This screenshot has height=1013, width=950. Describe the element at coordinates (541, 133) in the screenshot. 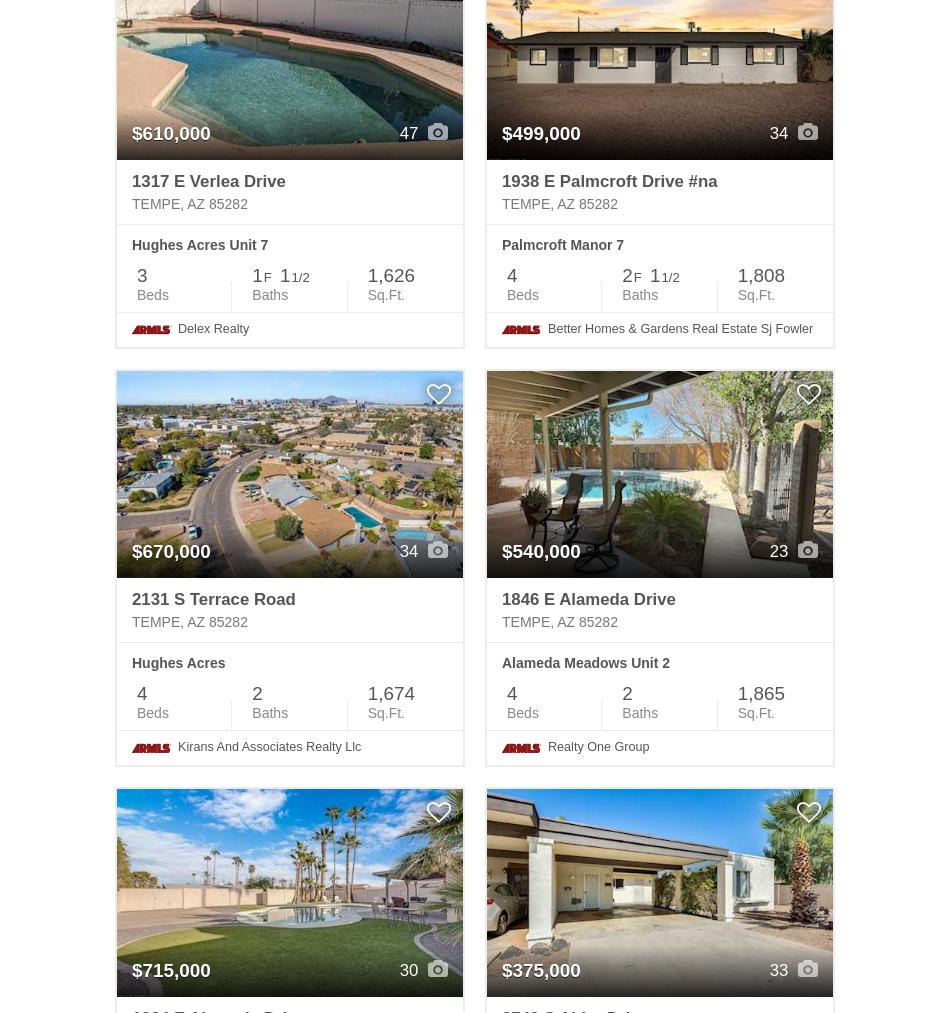

I see `'$499,000'` at that location.